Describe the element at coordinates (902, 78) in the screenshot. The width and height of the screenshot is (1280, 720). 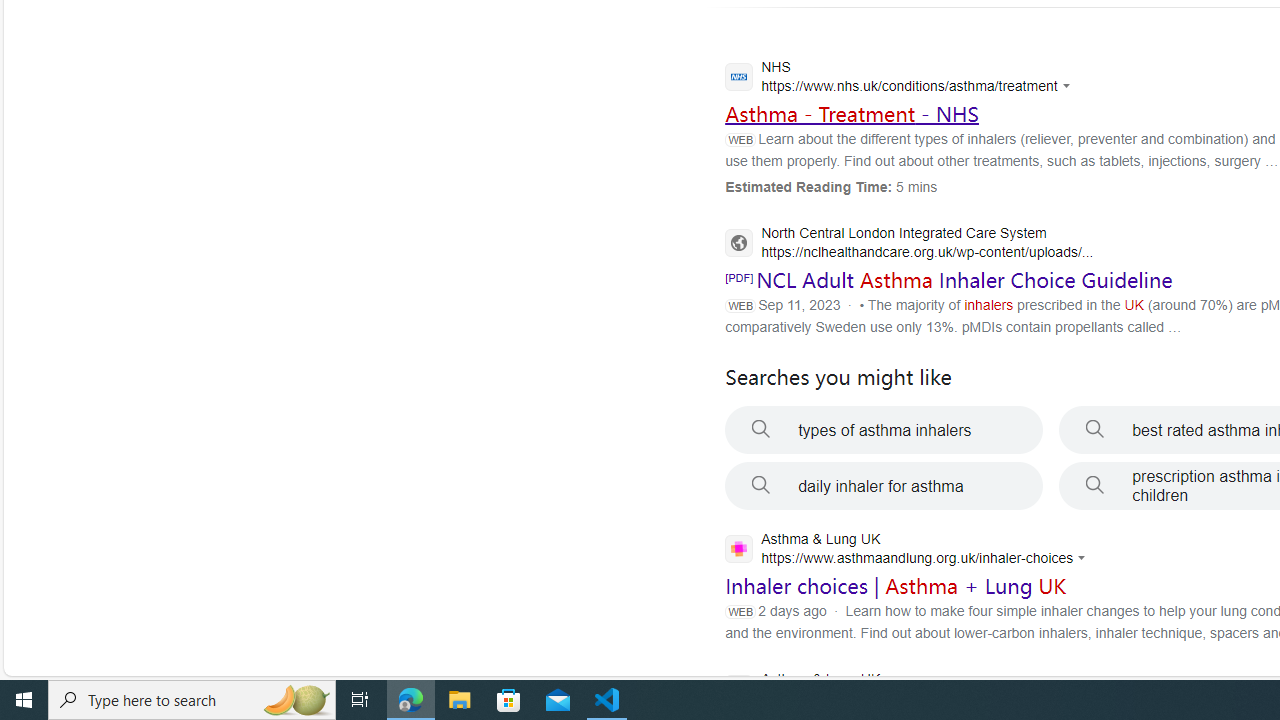
I see `'NHS'` at that location.